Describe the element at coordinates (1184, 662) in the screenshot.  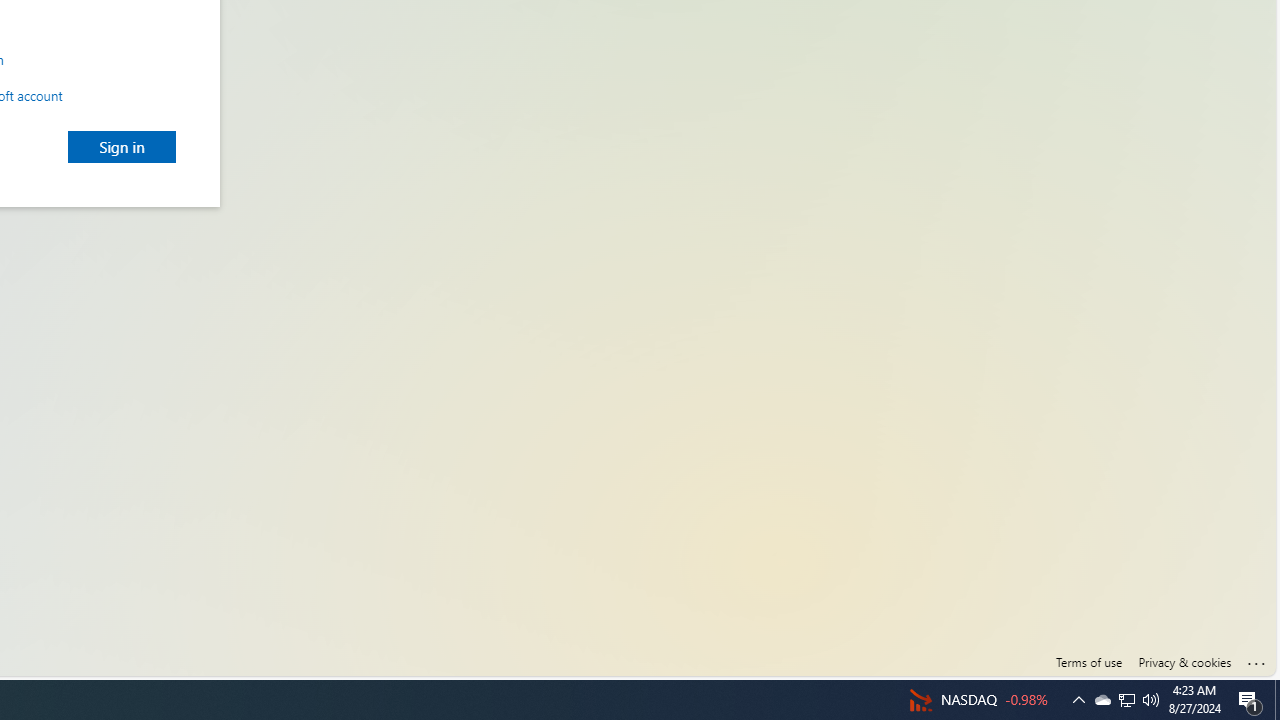
I see `'Privacy & cookies'` at that location.